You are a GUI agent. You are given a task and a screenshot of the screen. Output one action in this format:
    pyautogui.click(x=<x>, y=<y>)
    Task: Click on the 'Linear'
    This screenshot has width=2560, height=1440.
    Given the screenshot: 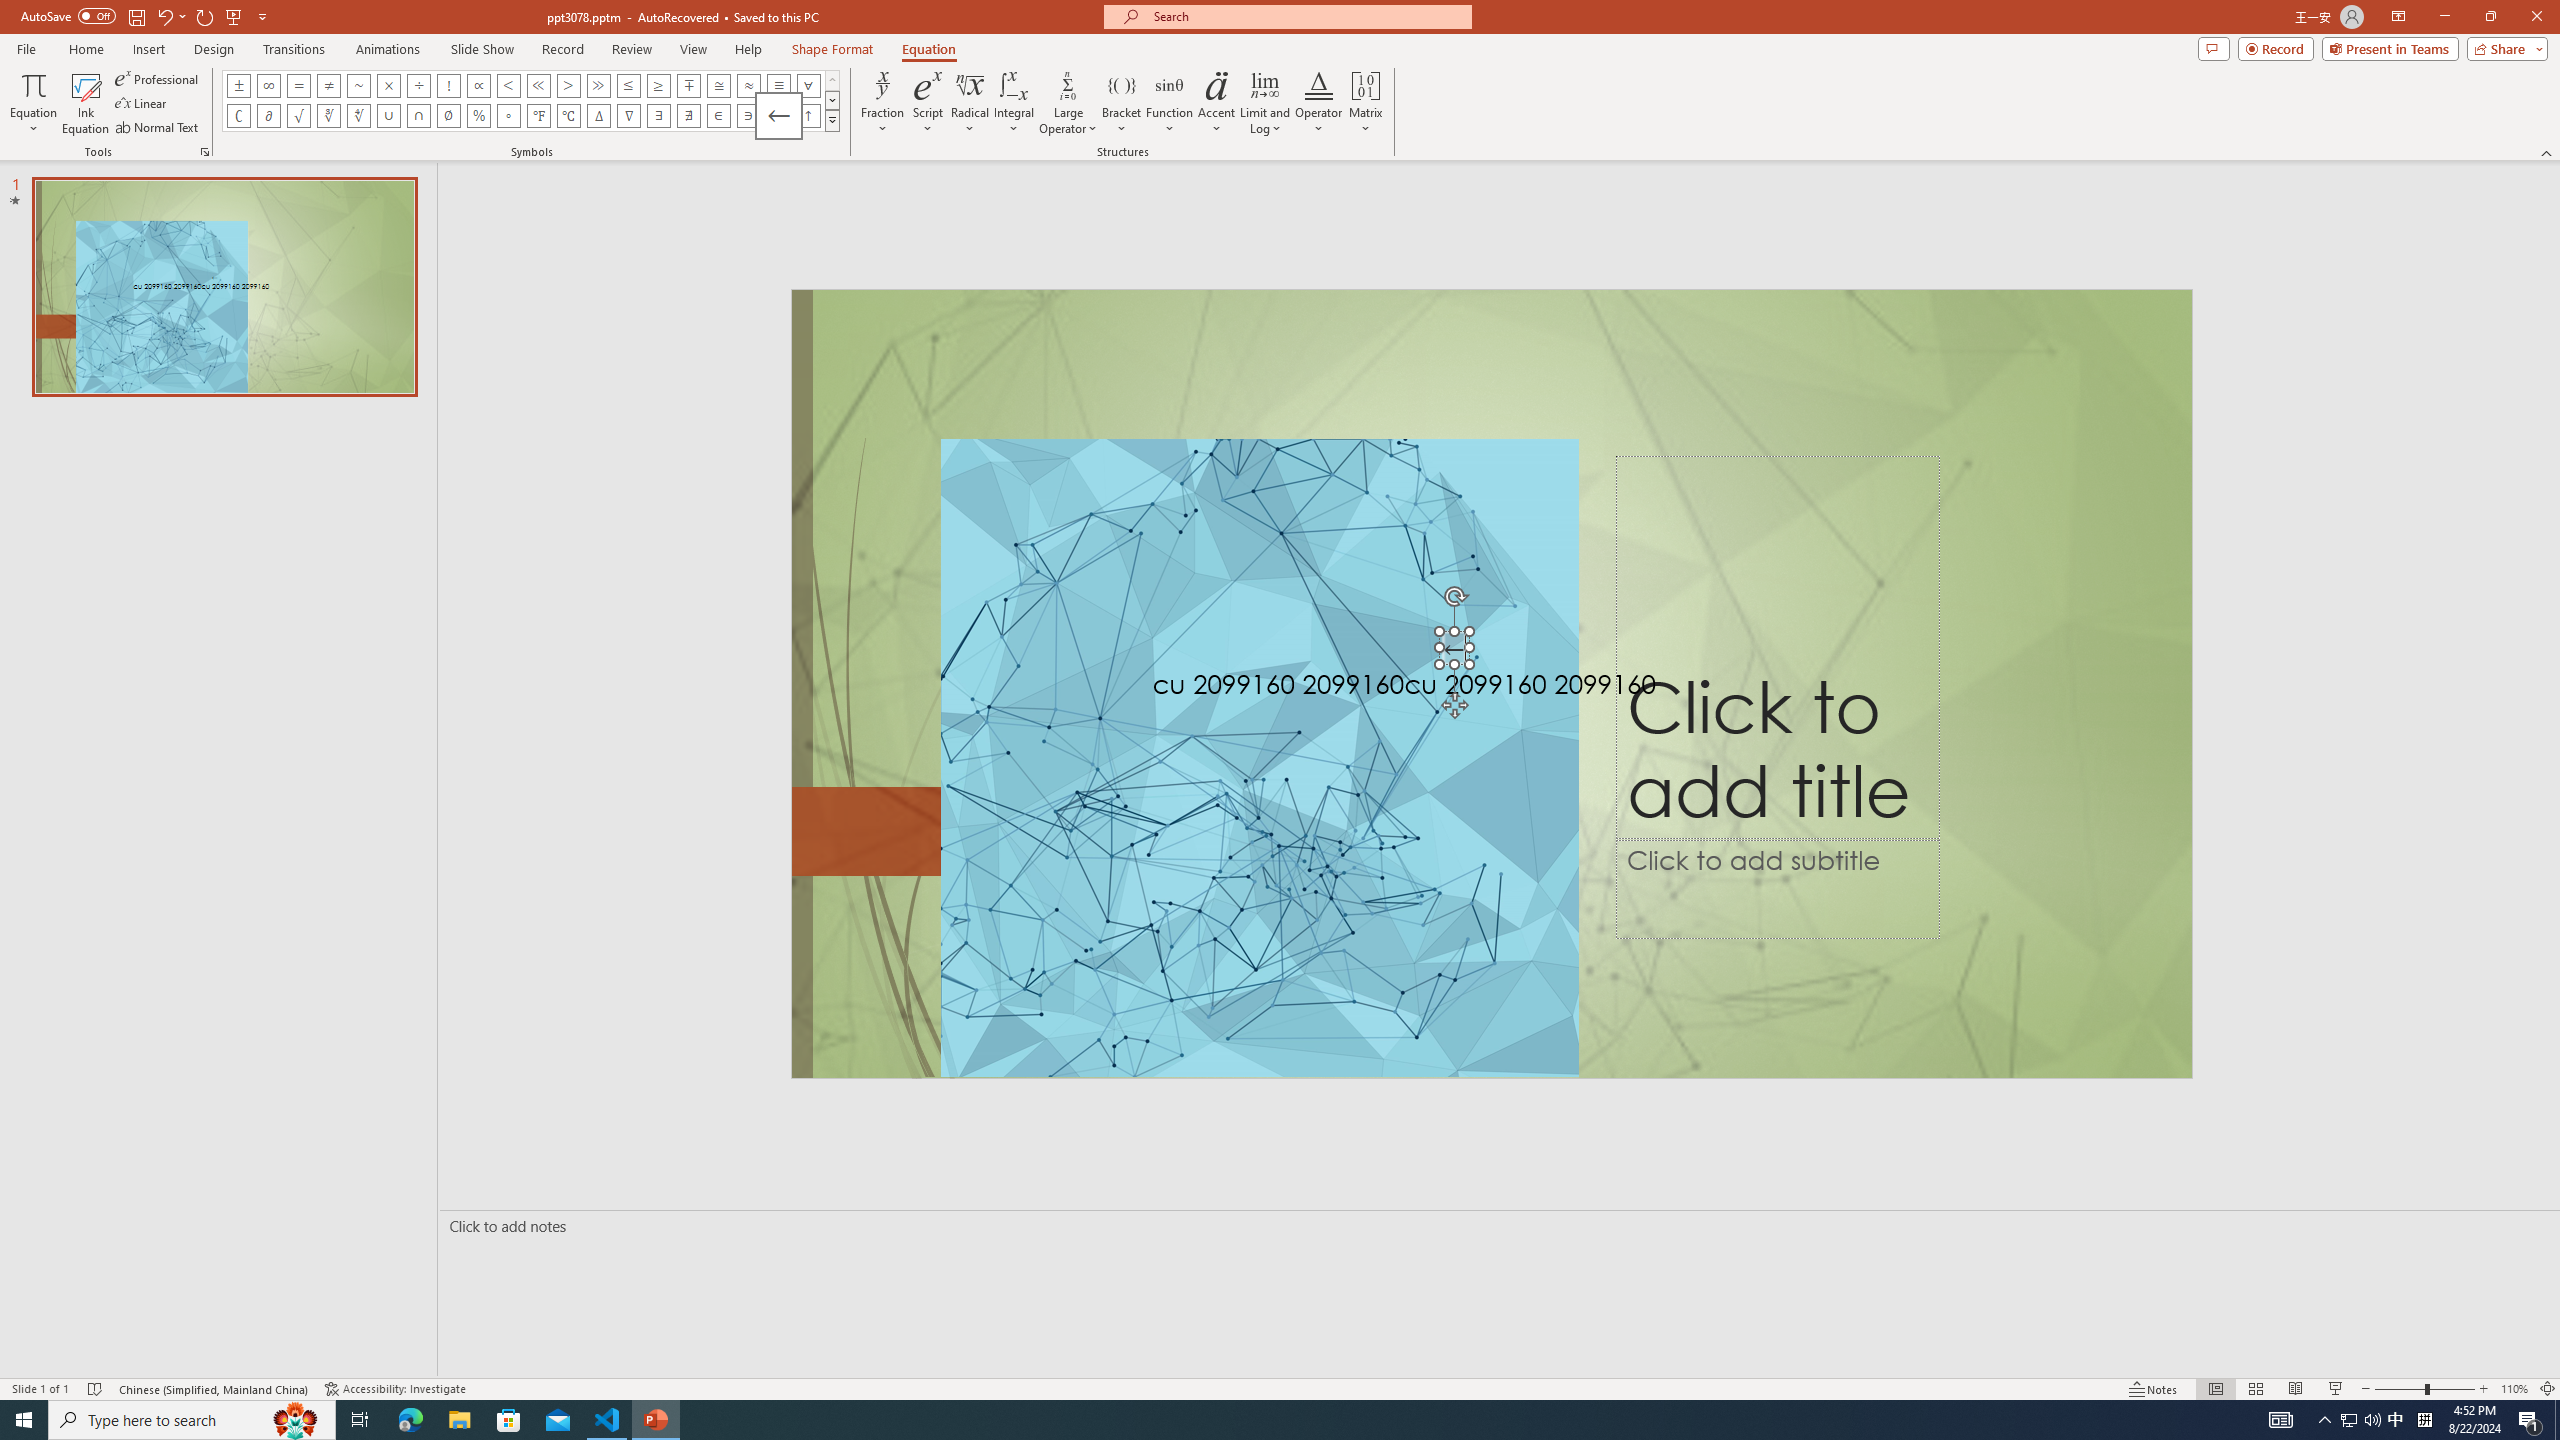 What is the action you would take?
    pyautogui.click(x=142, y=103)
    